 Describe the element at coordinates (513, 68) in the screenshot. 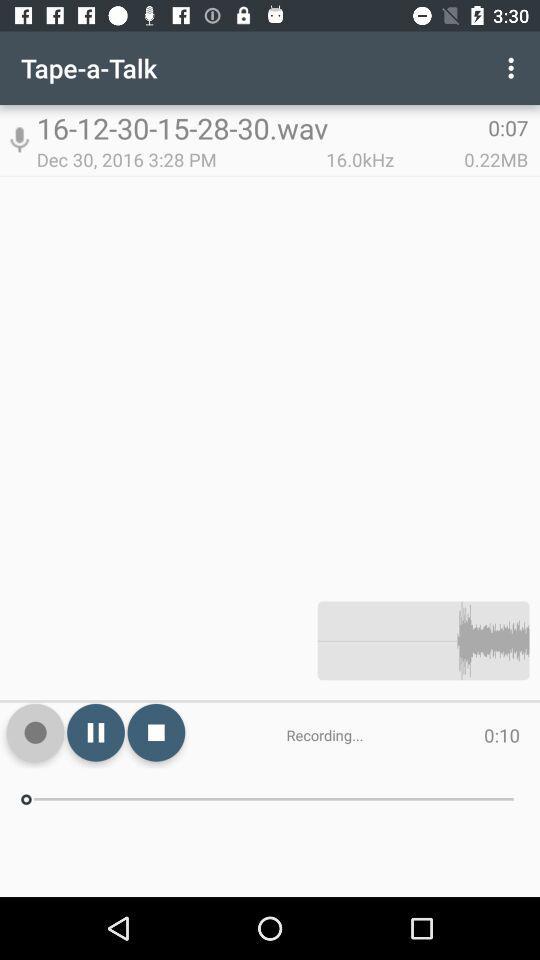

I see `item above 0:07 icon` at that location.